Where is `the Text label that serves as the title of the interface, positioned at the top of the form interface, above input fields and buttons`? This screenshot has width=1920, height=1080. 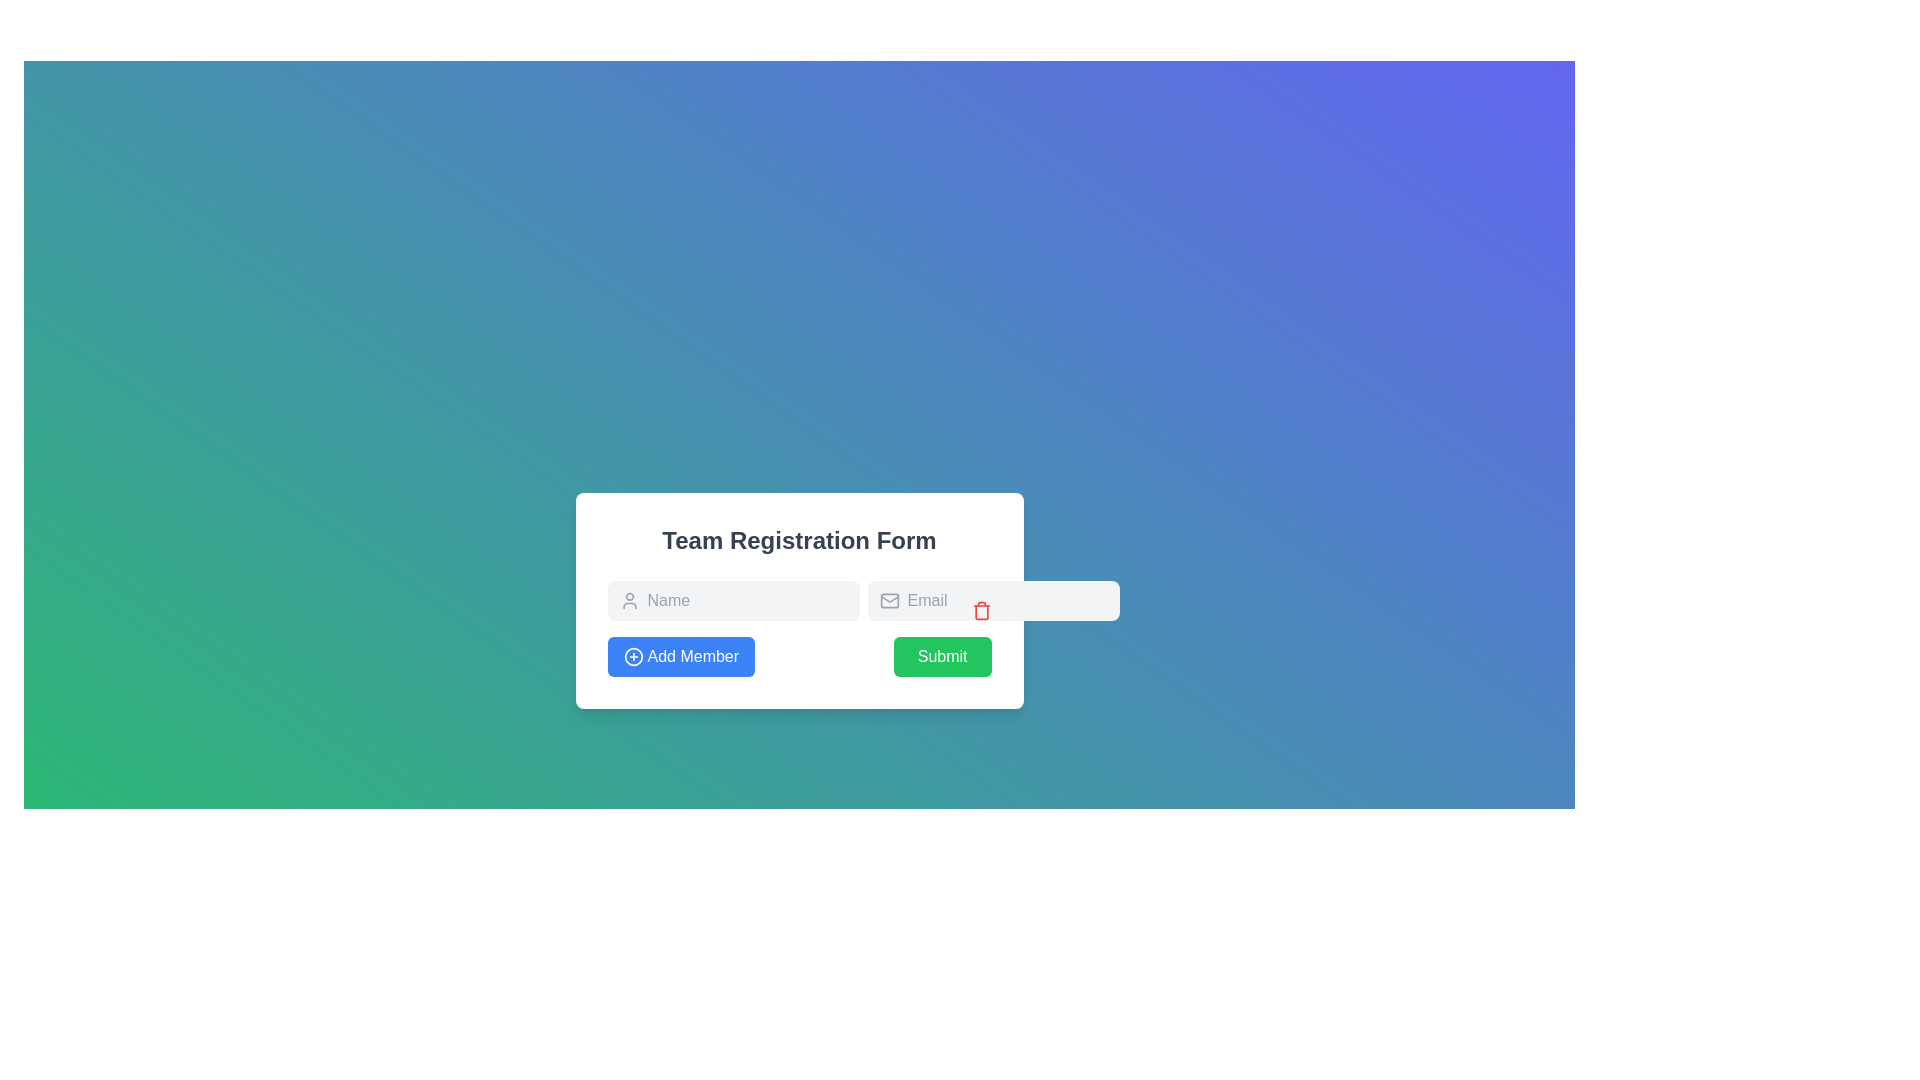 the Text label that serves as the title of the interface, positioned at the top of the form interface, above input fields and buttons is located at coordinates (798, 540).